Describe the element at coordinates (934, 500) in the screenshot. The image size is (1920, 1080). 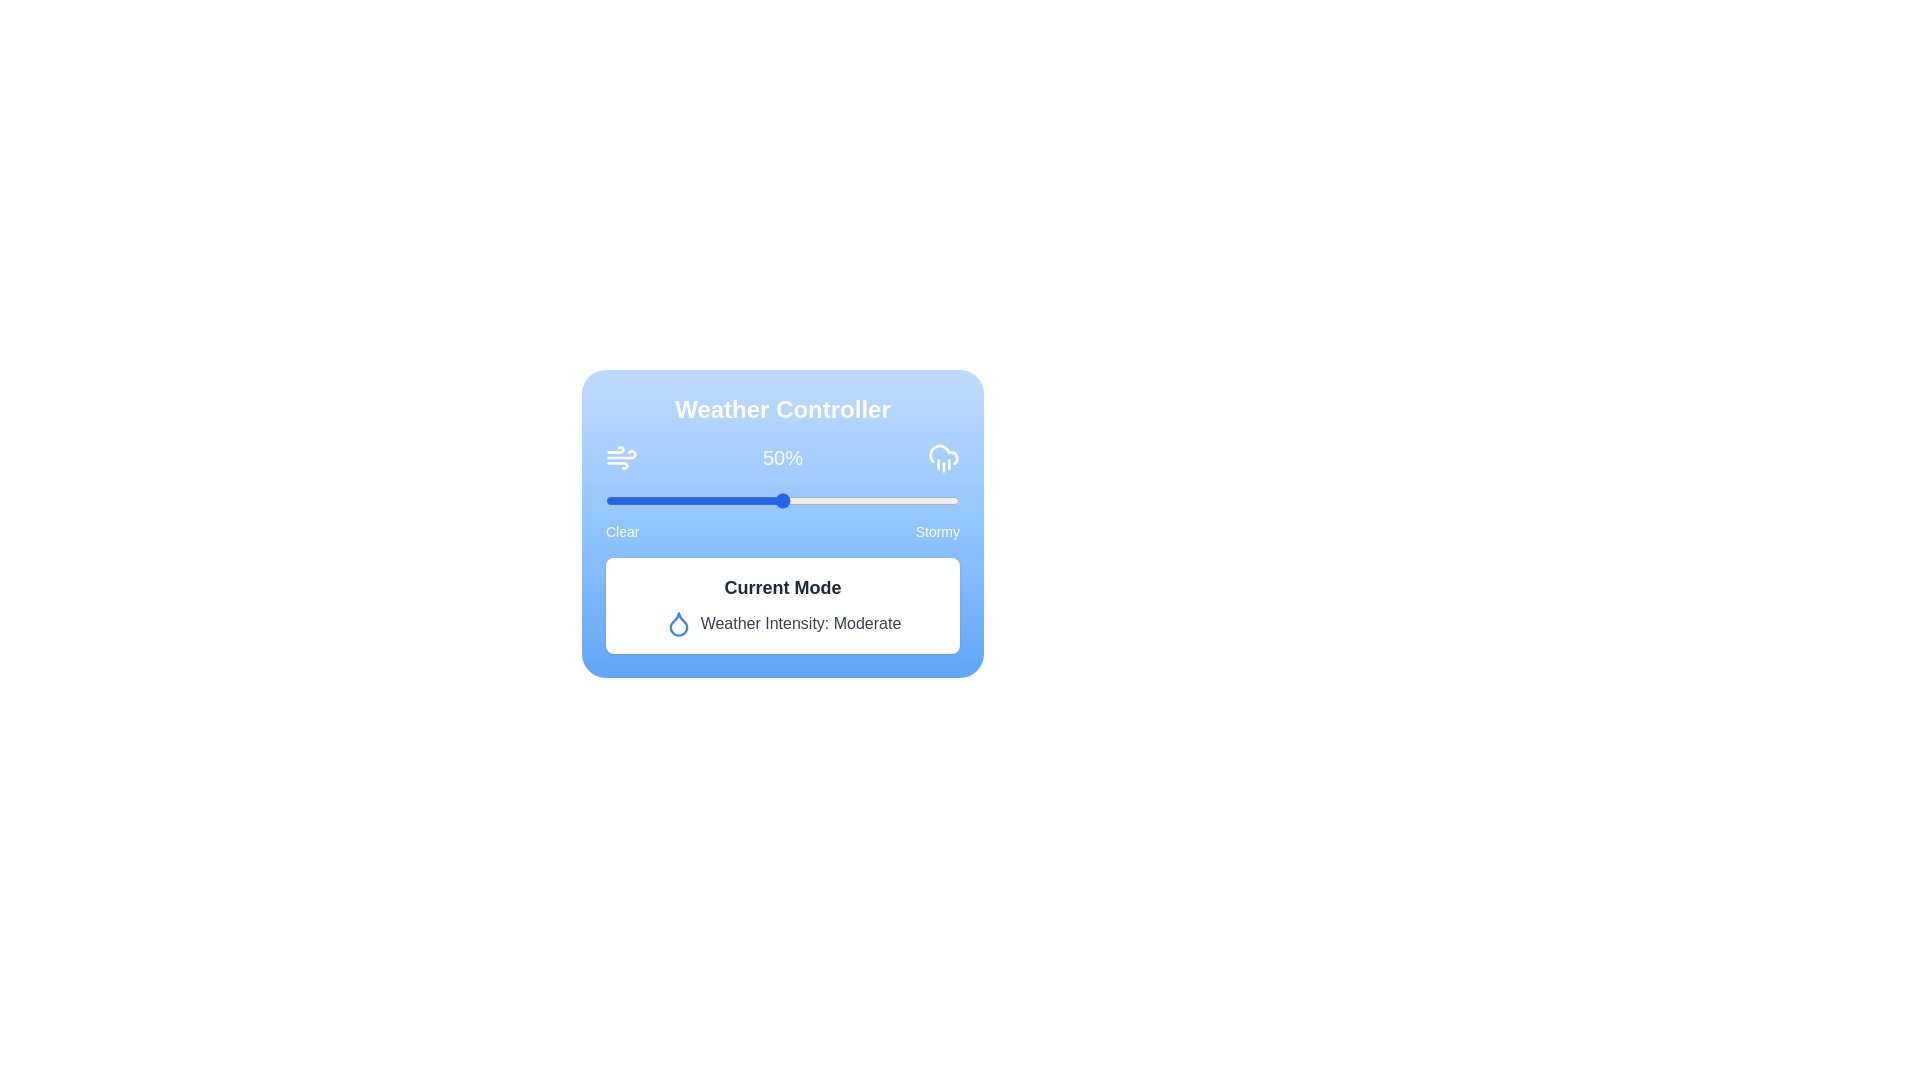
I see `the slider to set the weather intensity to 93%` at that location.